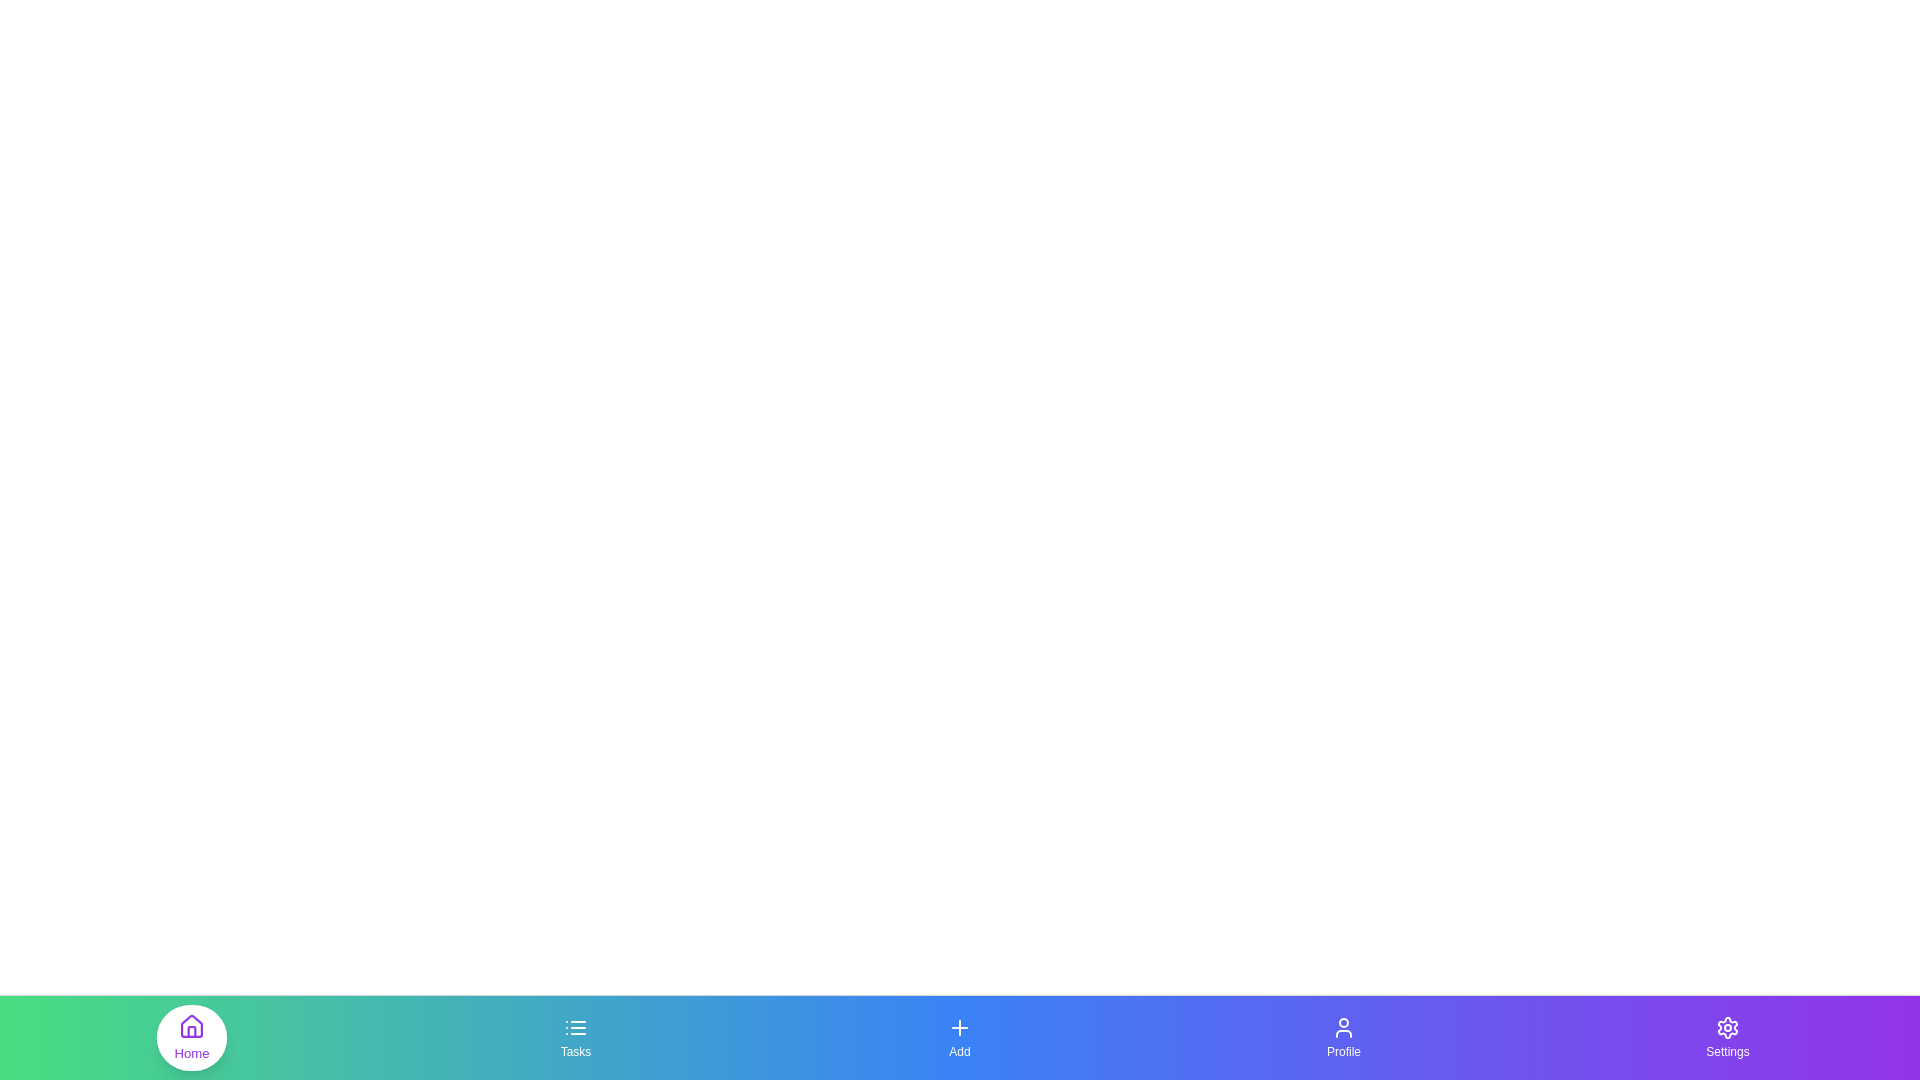  I want to click on the Home navigation tab to change the active section, so click(192, 1036).